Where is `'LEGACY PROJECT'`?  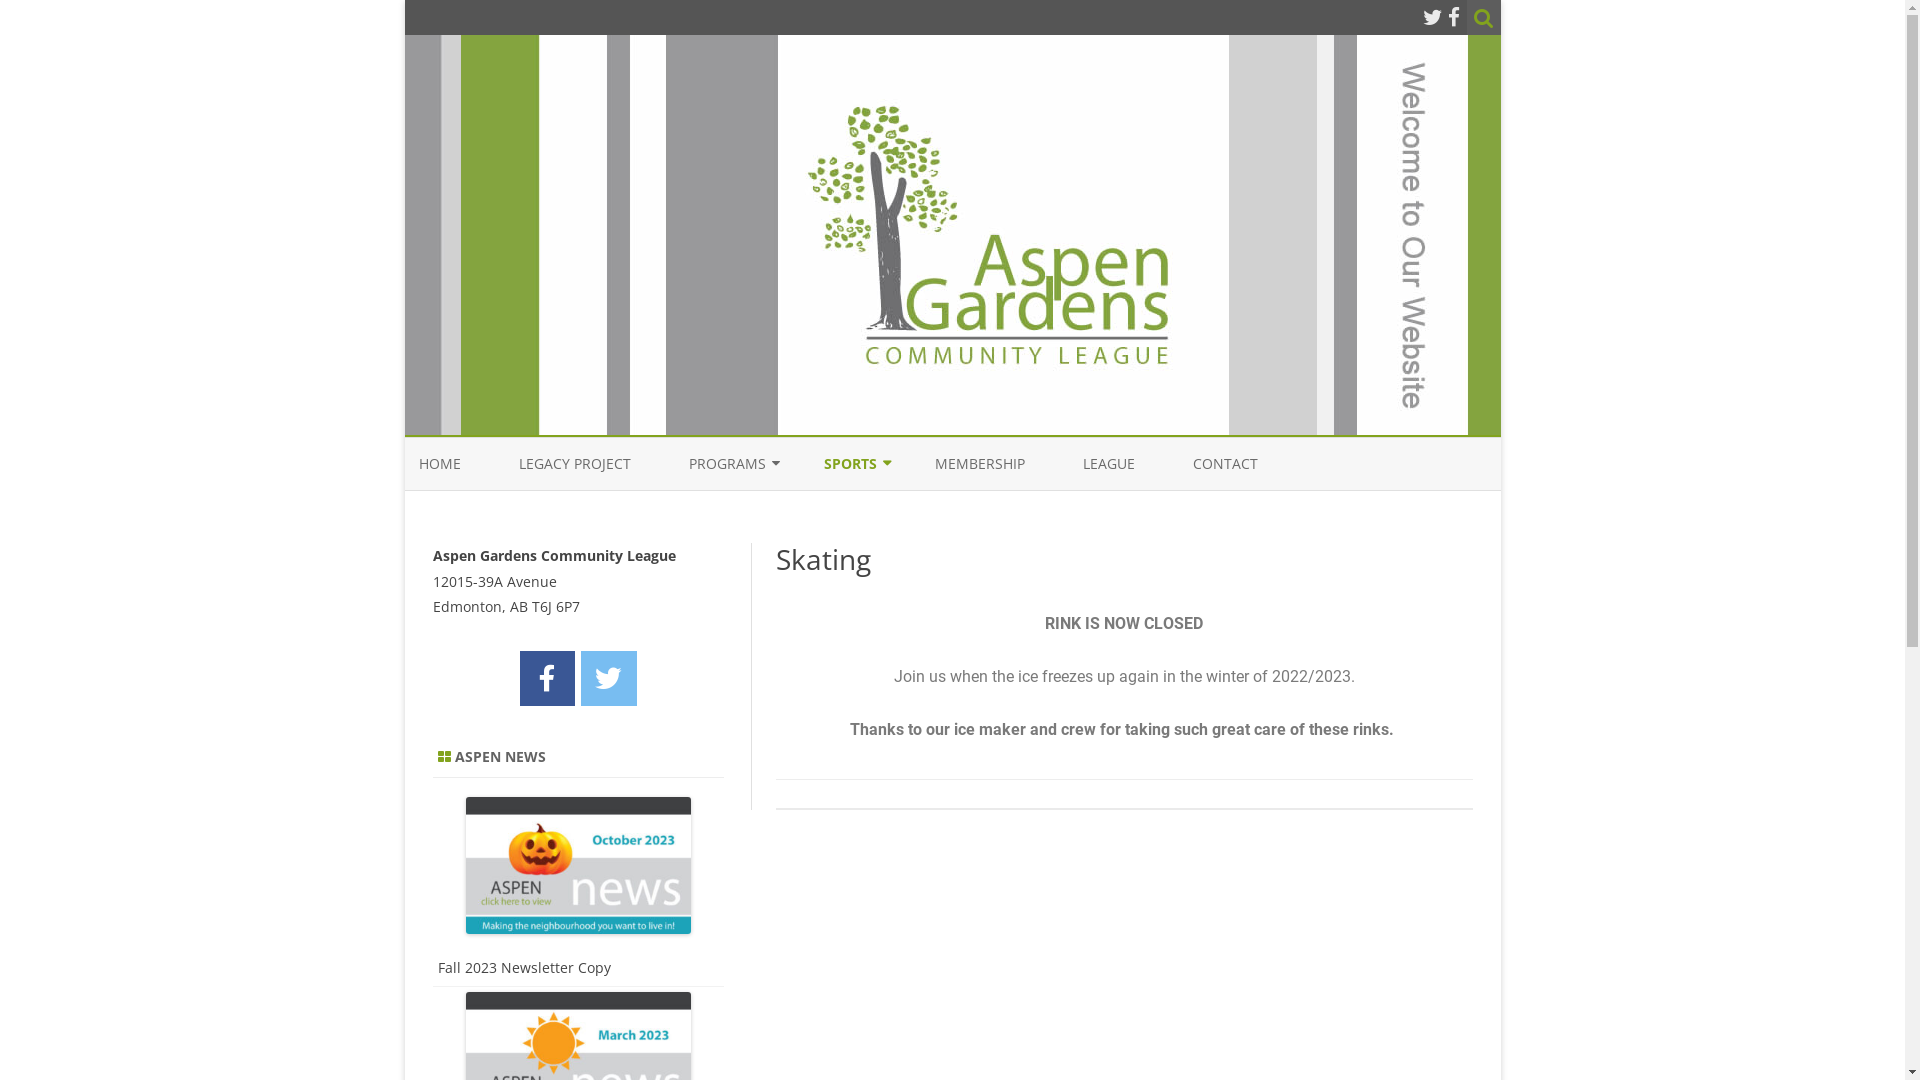 'LEGACY PROJECT' is located at coordinates (518, 463).